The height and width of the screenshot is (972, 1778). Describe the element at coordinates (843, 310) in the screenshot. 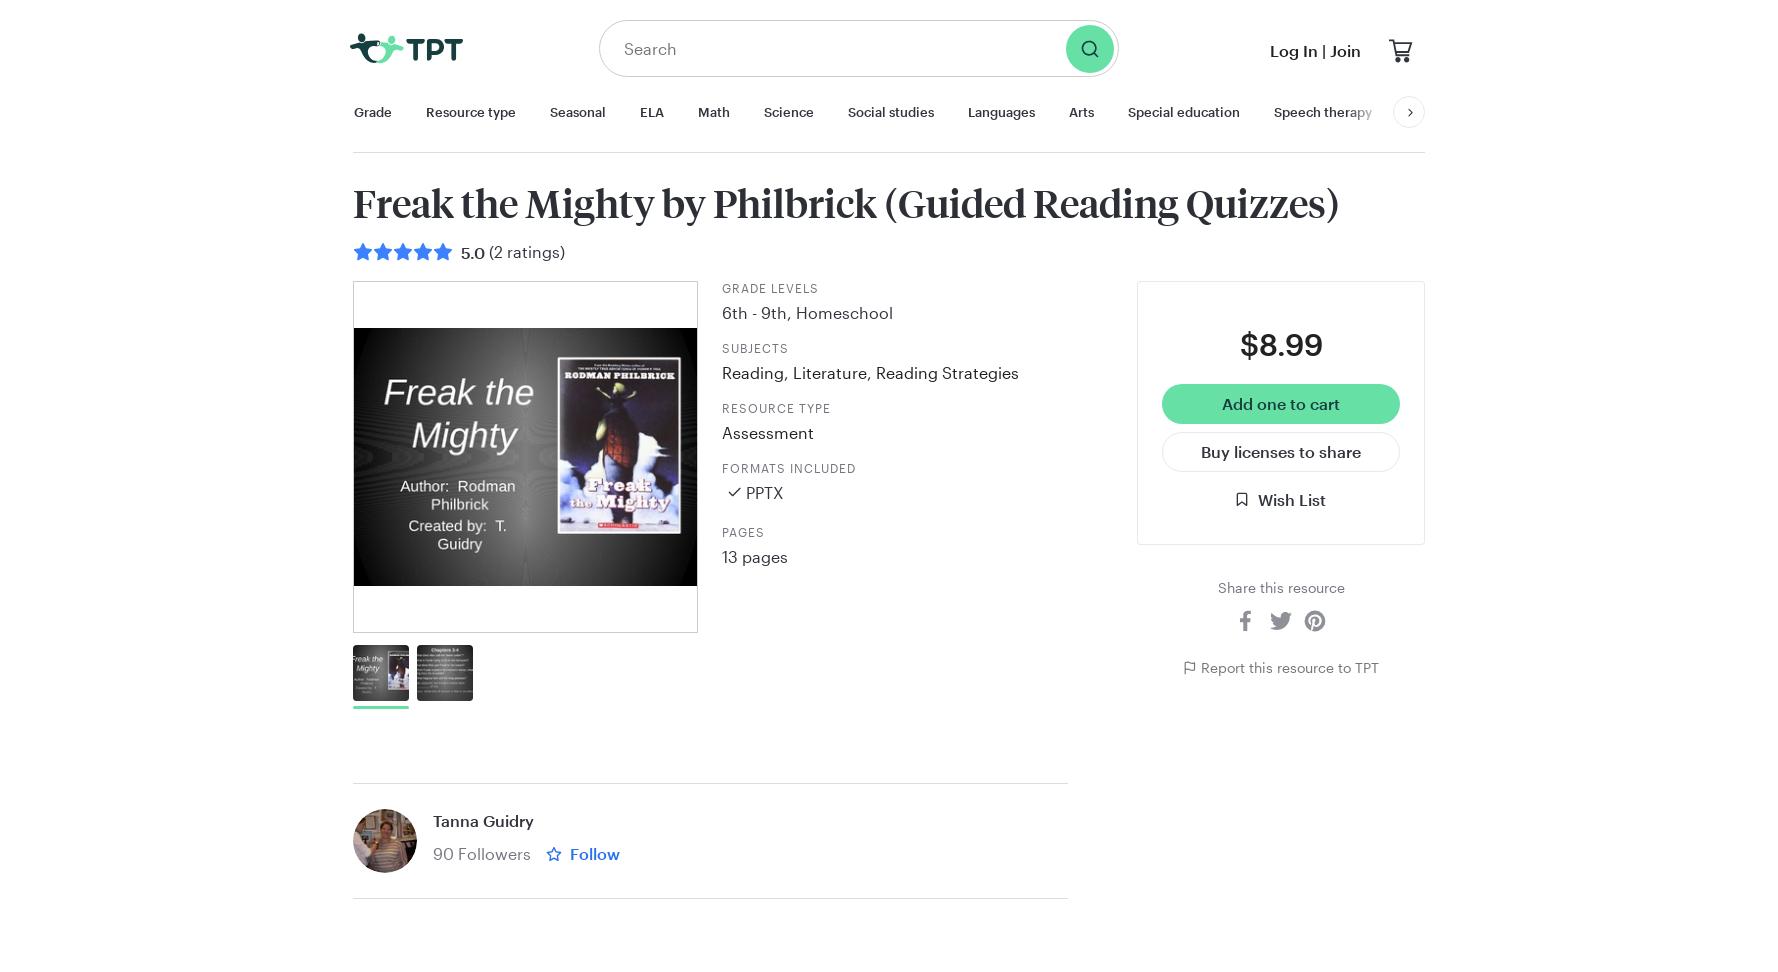

I see `'Homeschool'` at that location.